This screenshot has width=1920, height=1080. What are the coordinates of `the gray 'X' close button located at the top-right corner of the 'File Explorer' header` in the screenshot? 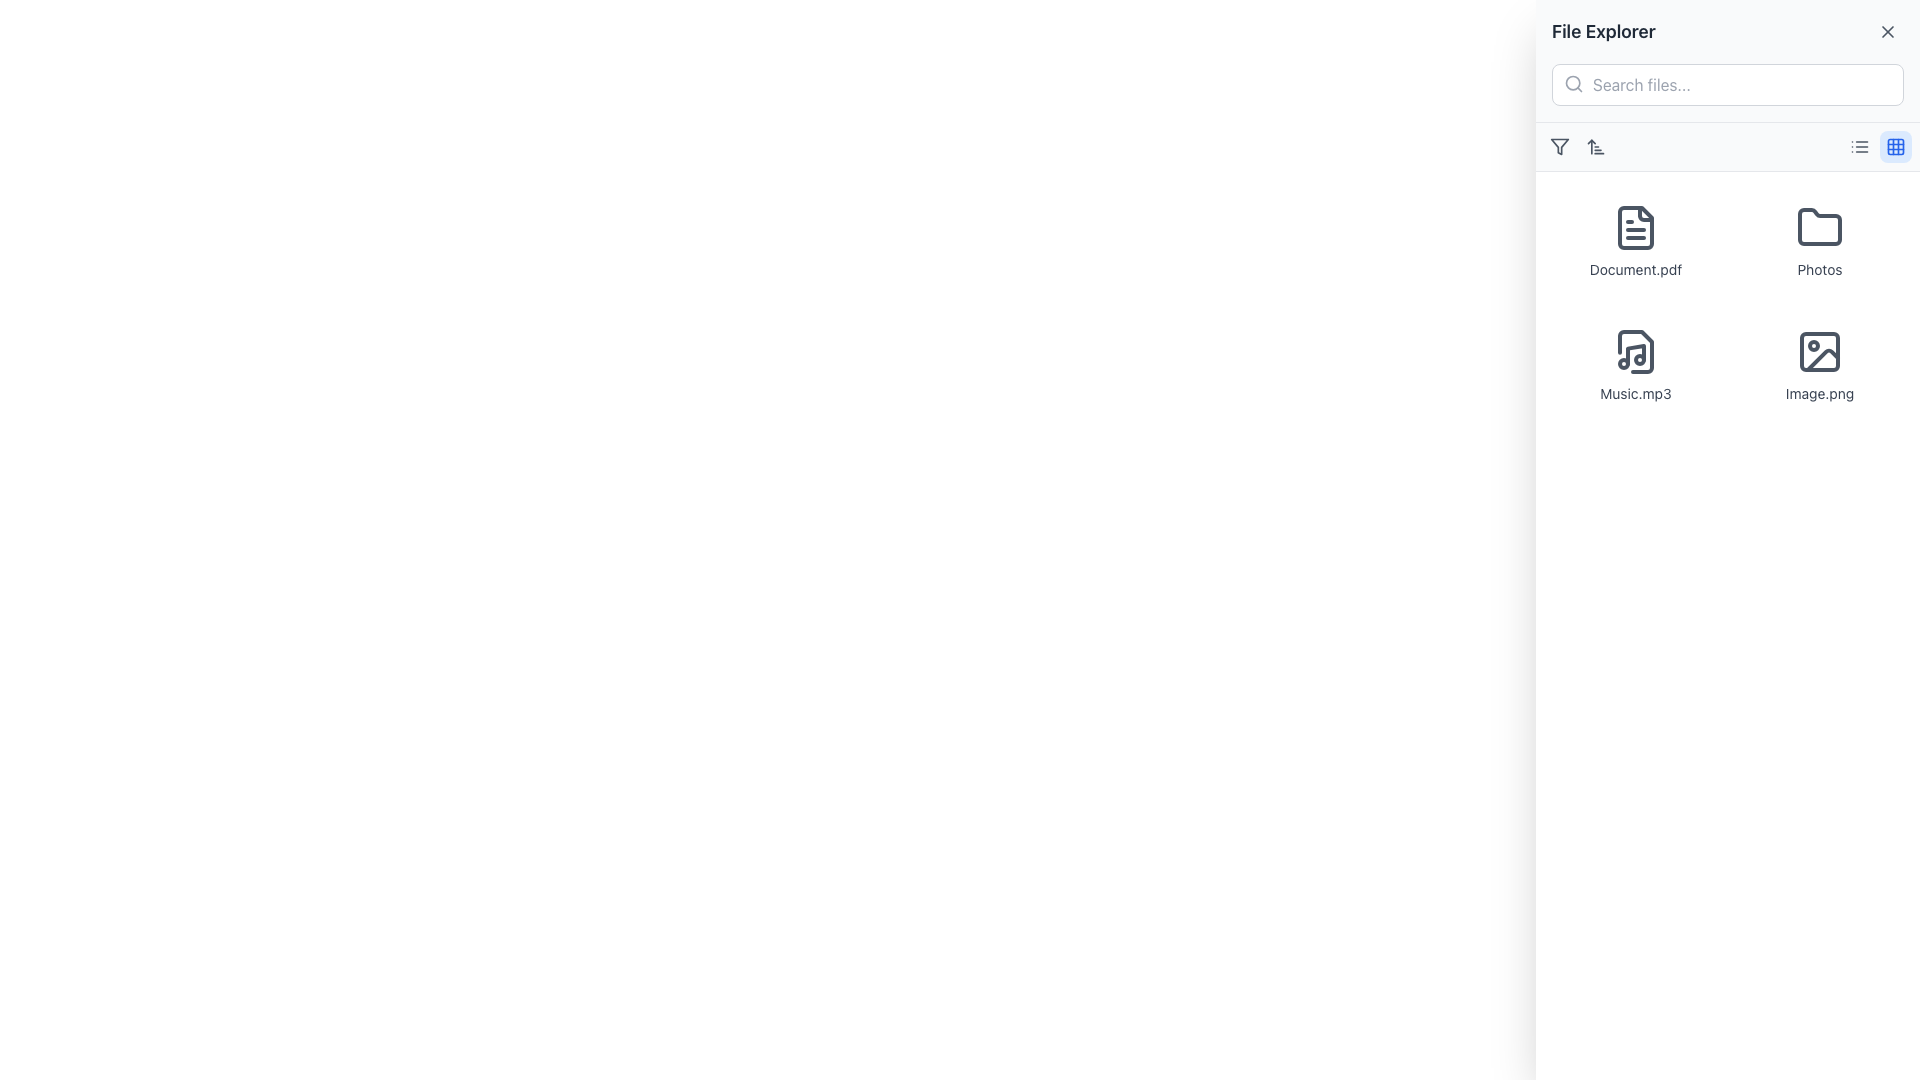 It's located at (1886, 31).